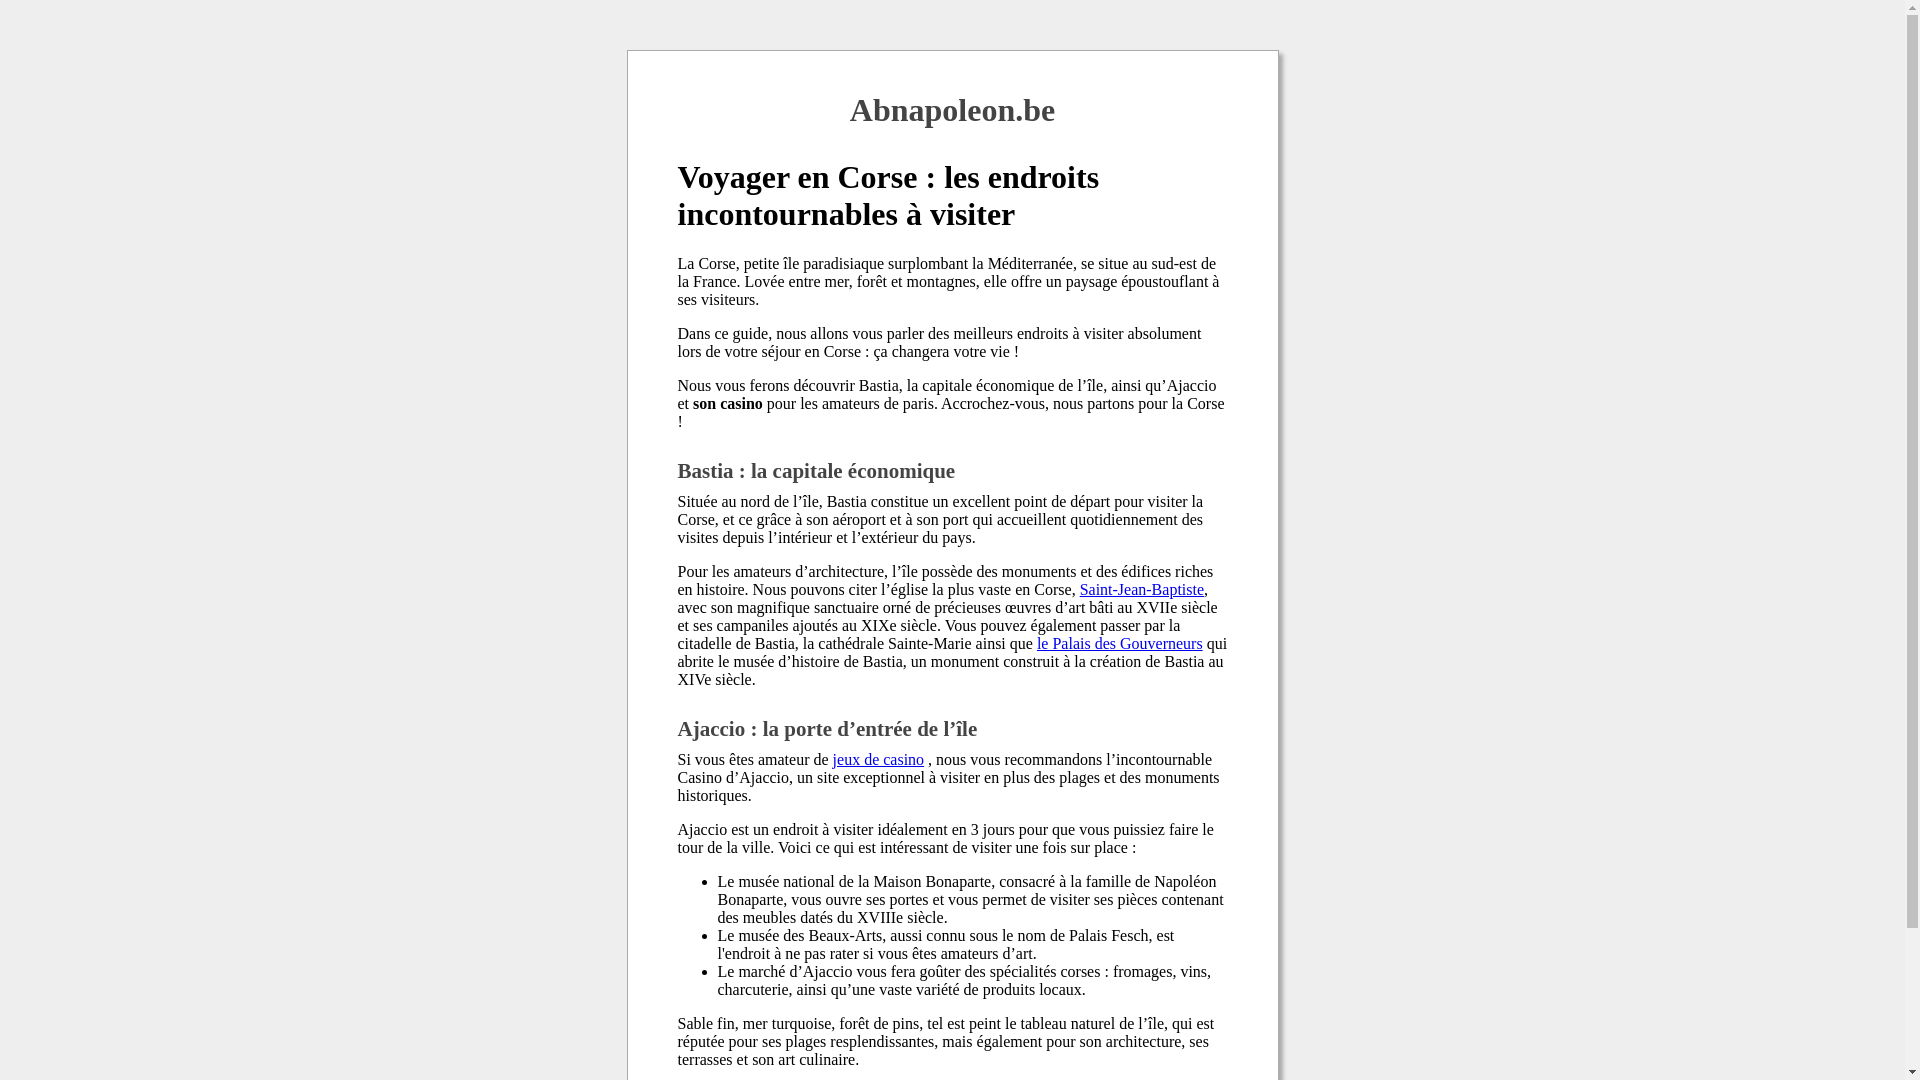 This screenshot has width=1920, height=1080. I want to click on 'Saint-Jean-Baptiste', so click(1079, 588).